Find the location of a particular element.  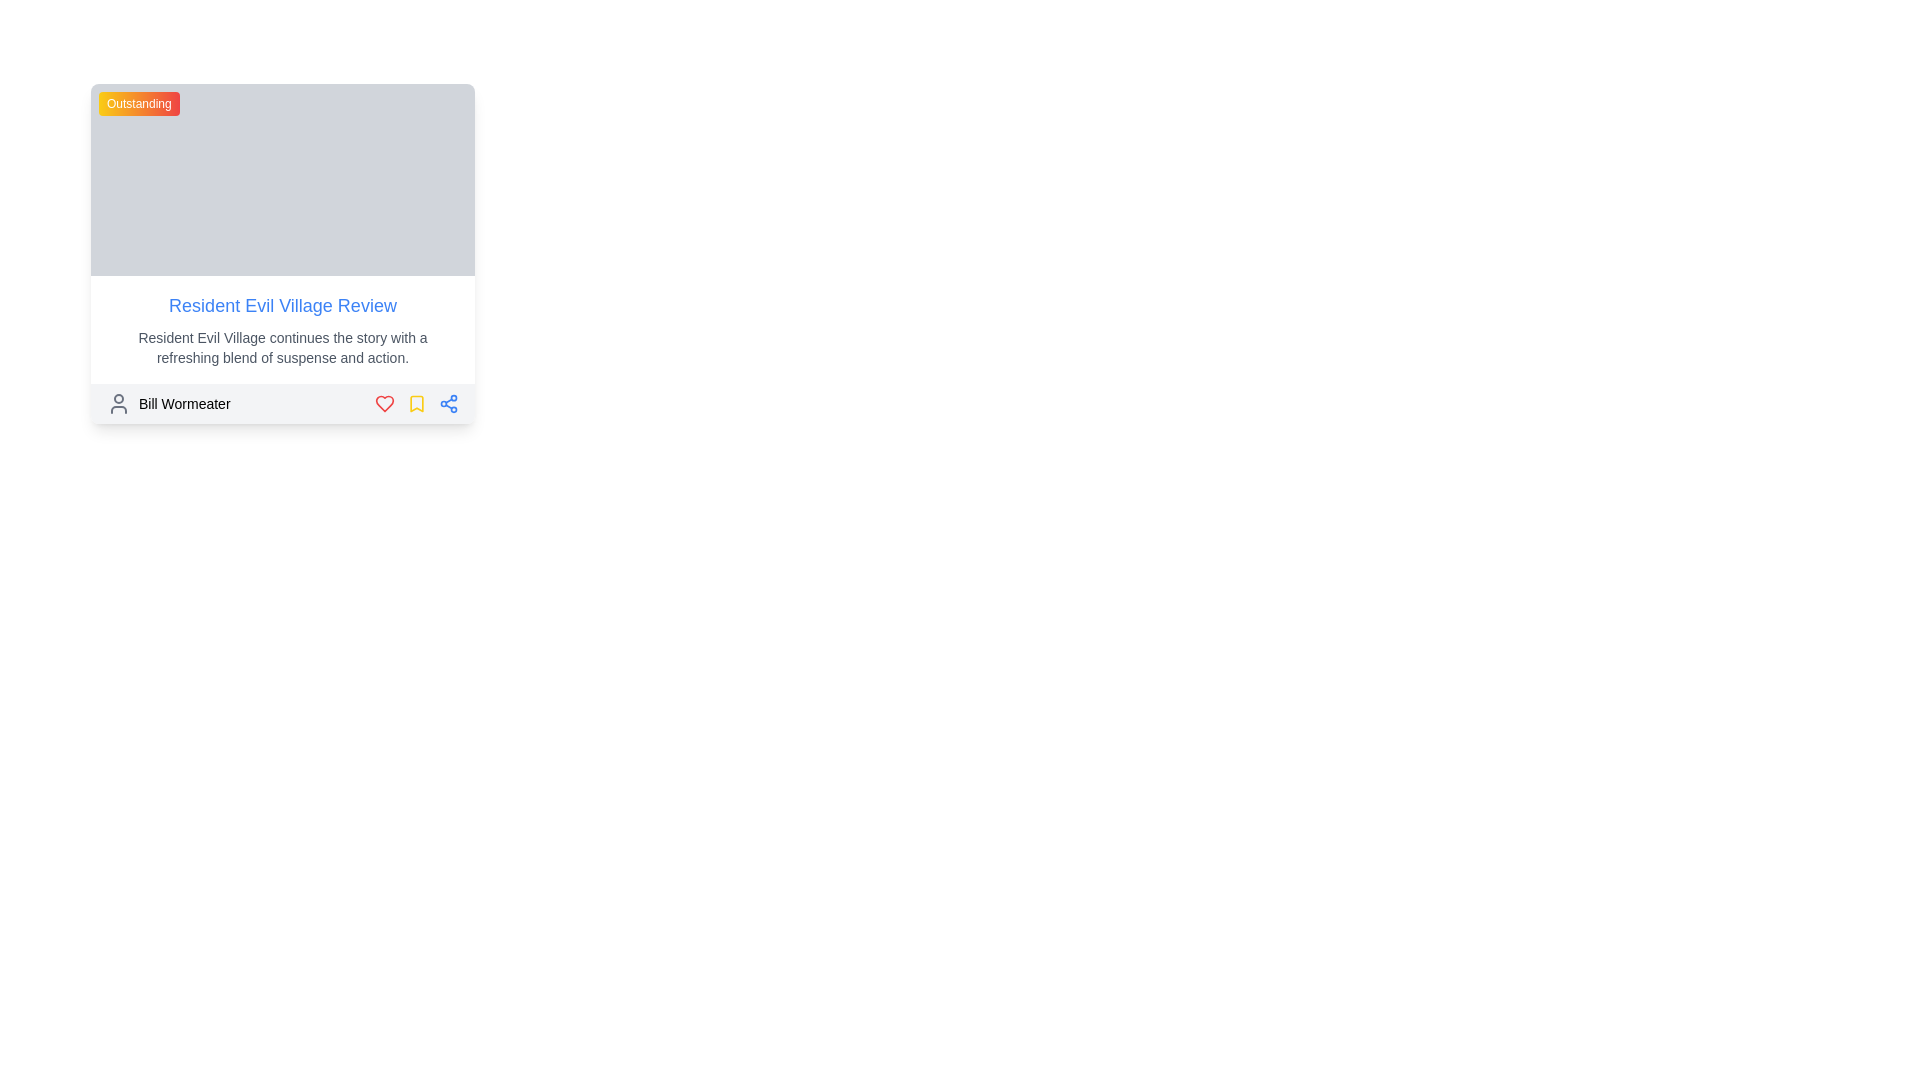

the descriptive text element located below the blue-hyperlinked title 'Resident Evil Village Review', which provides a summary or insight about the information presented is located at coordinates (282, 346).